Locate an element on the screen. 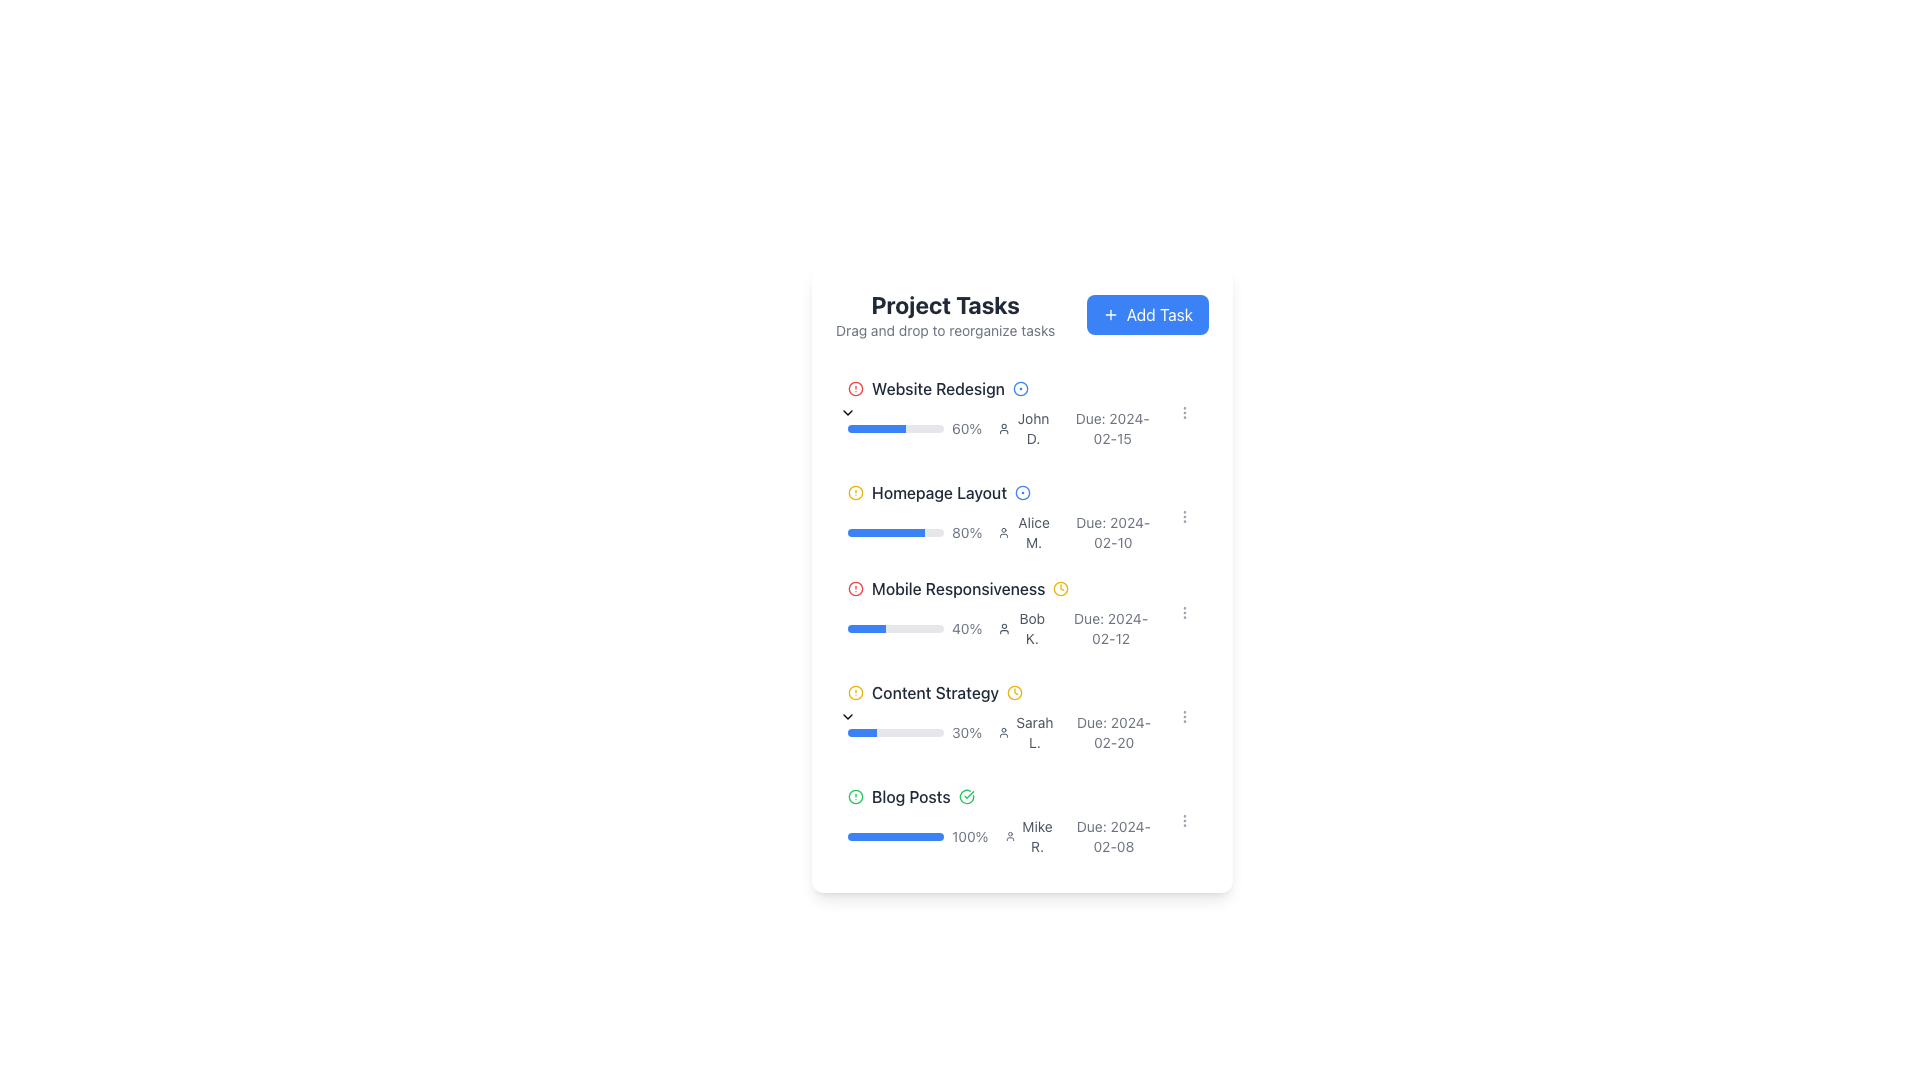  the warning icon located on the left side of the 'Content Strategy' task line, which indicates a warning or issue associated with the task is located at coordinates (855, 692).